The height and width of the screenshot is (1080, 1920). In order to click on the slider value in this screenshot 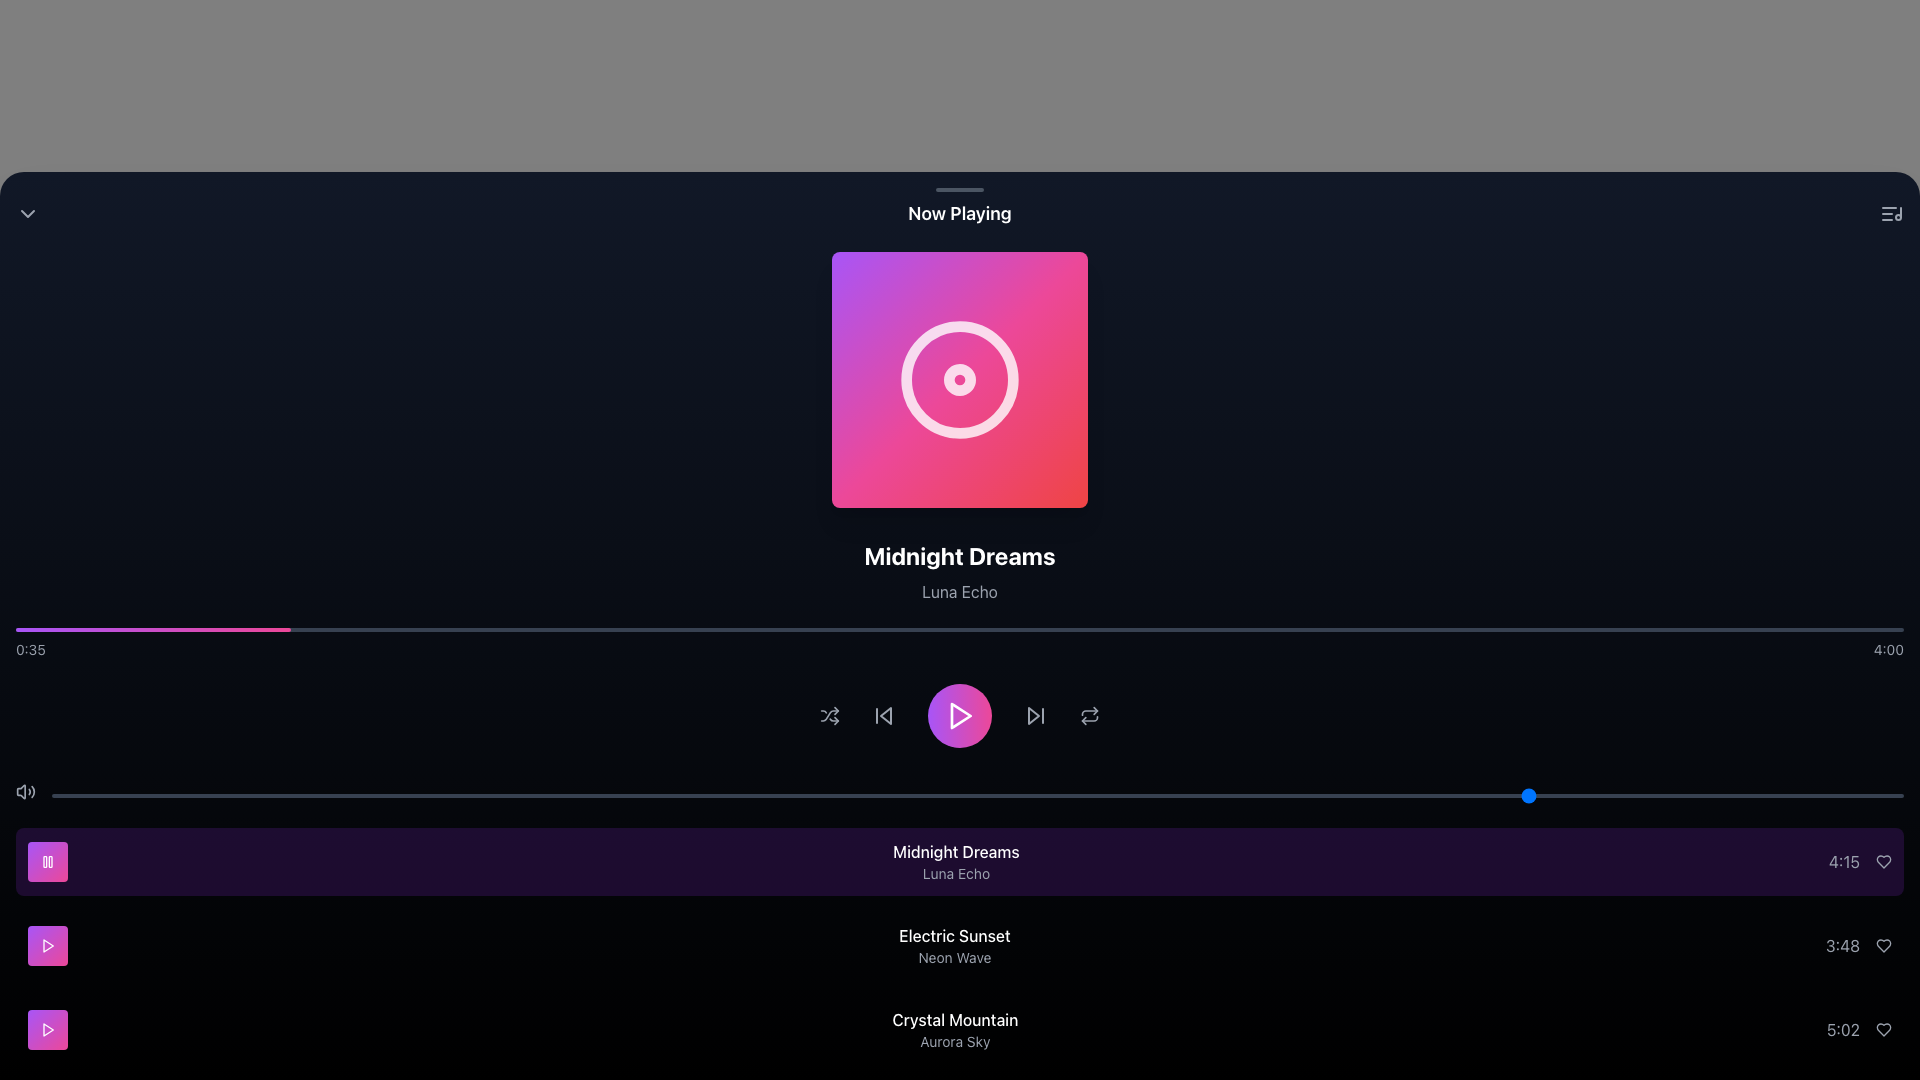, I will do `click(1348, 794)`.